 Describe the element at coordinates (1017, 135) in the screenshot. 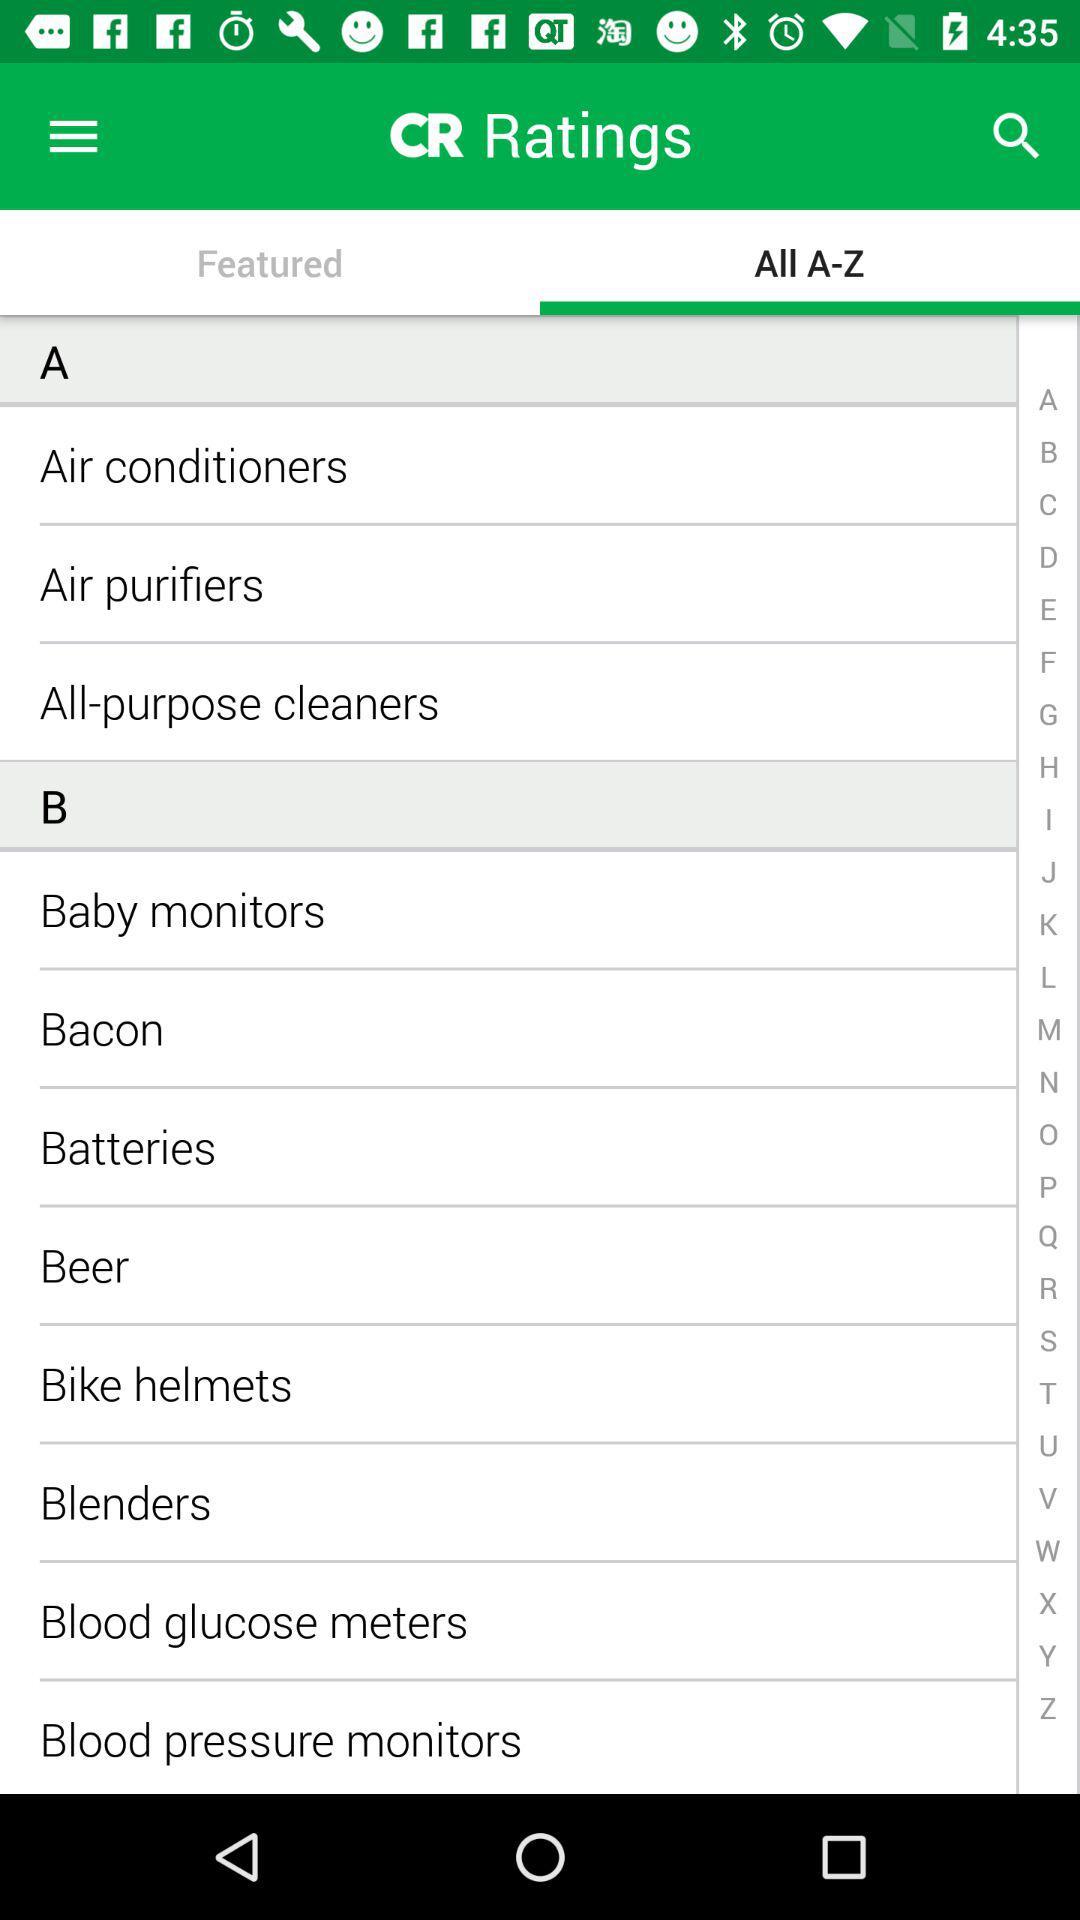

I see `item to the right of ratings icon` at that location.